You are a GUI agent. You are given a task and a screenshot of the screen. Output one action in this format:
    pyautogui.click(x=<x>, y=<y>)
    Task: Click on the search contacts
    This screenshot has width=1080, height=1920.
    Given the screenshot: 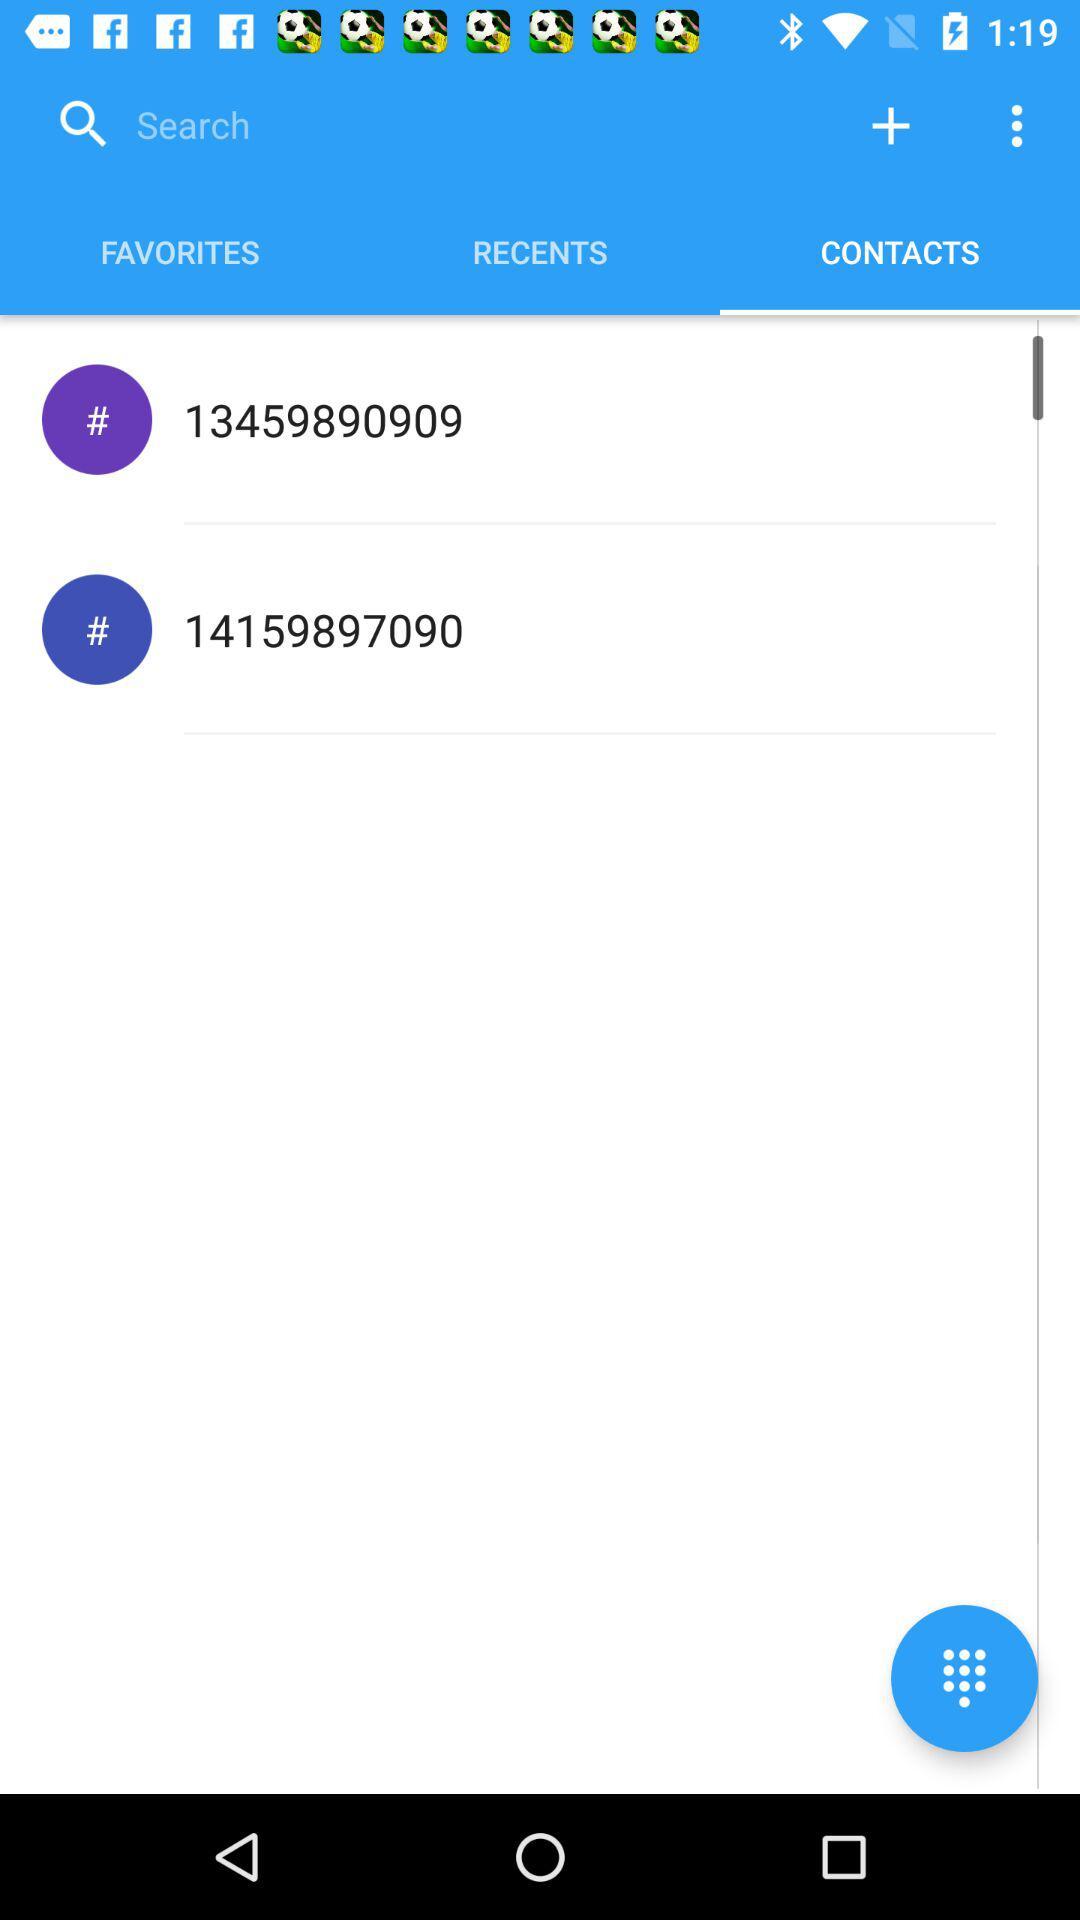 What is the action you would take?
    pyautogui.click(x=434, y=124)
    